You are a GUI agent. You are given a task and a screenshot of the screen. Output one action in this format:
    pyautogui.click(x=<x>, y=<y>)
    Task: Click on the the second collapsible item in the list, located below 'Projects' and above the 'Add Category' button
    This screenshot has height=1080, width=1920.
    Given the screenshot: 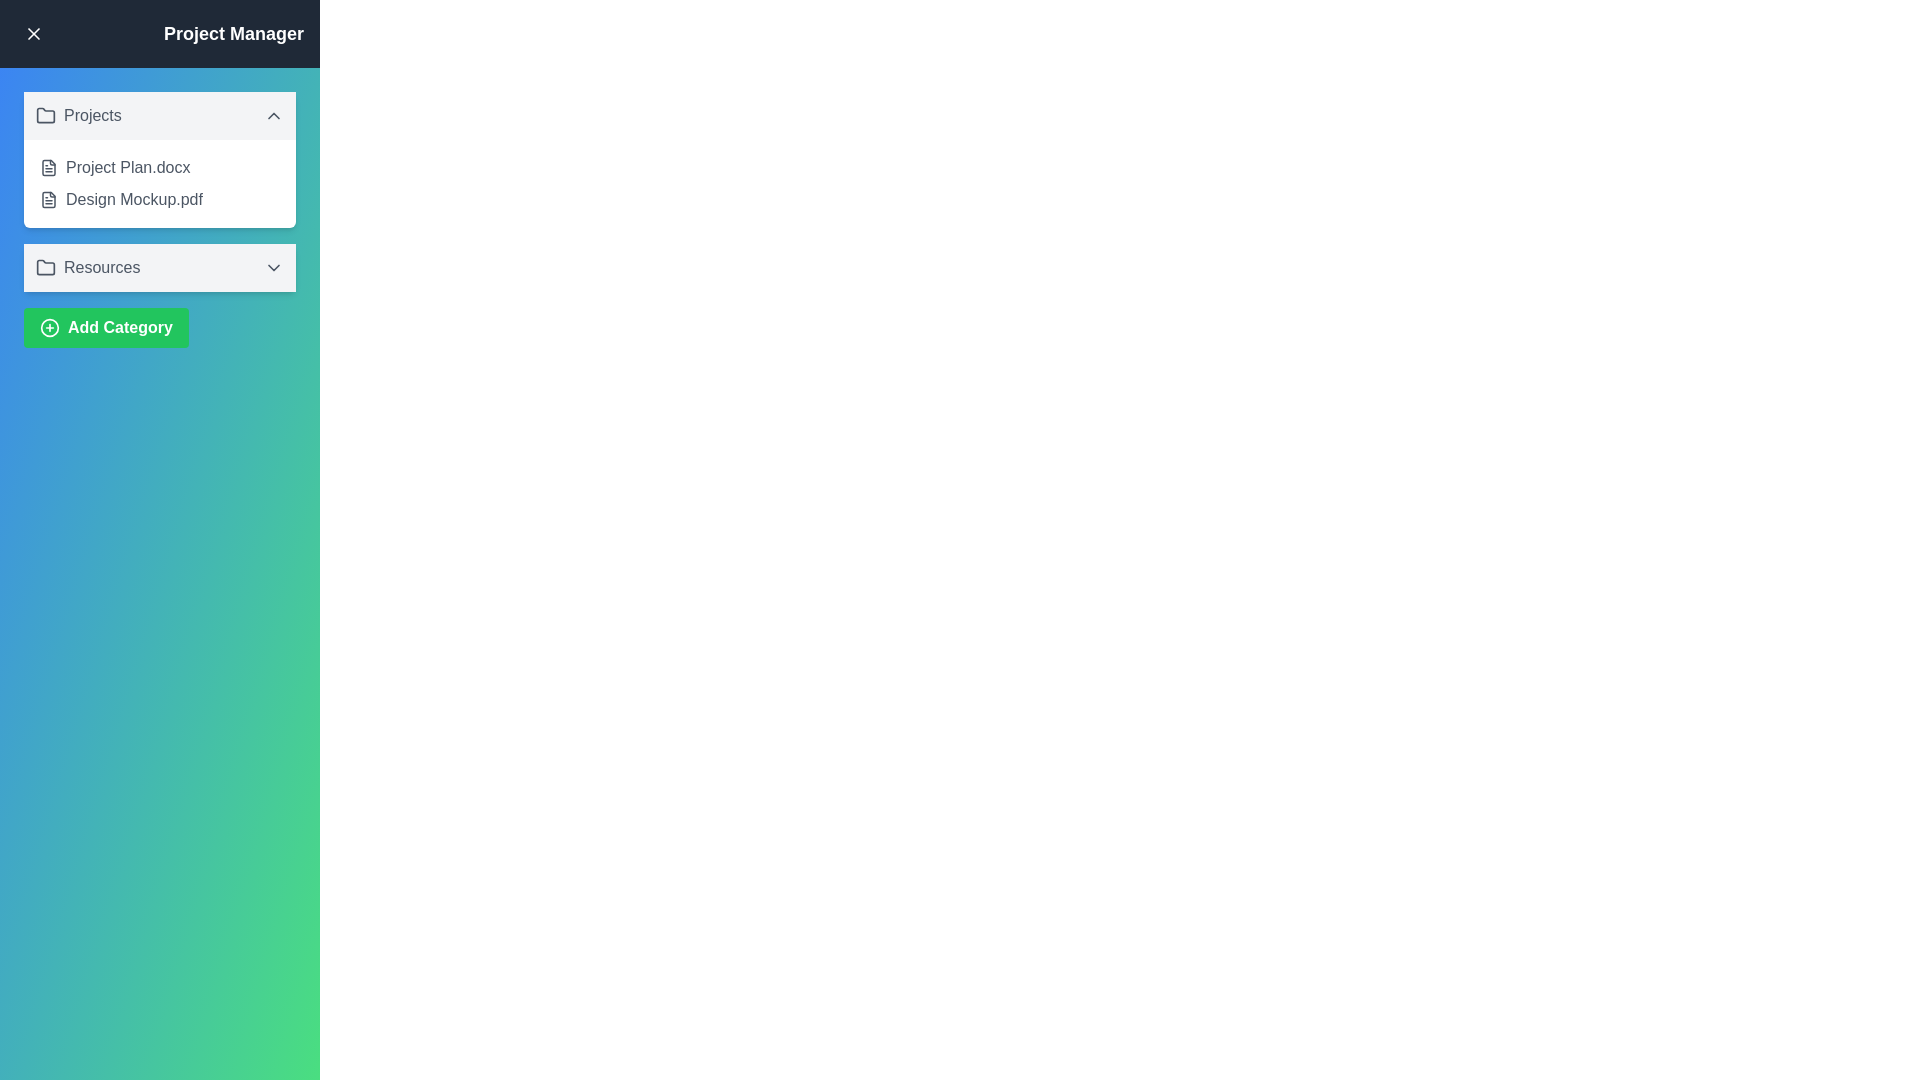 What is the action you would take?
    pyautogui.click(x=158, y=266)
    